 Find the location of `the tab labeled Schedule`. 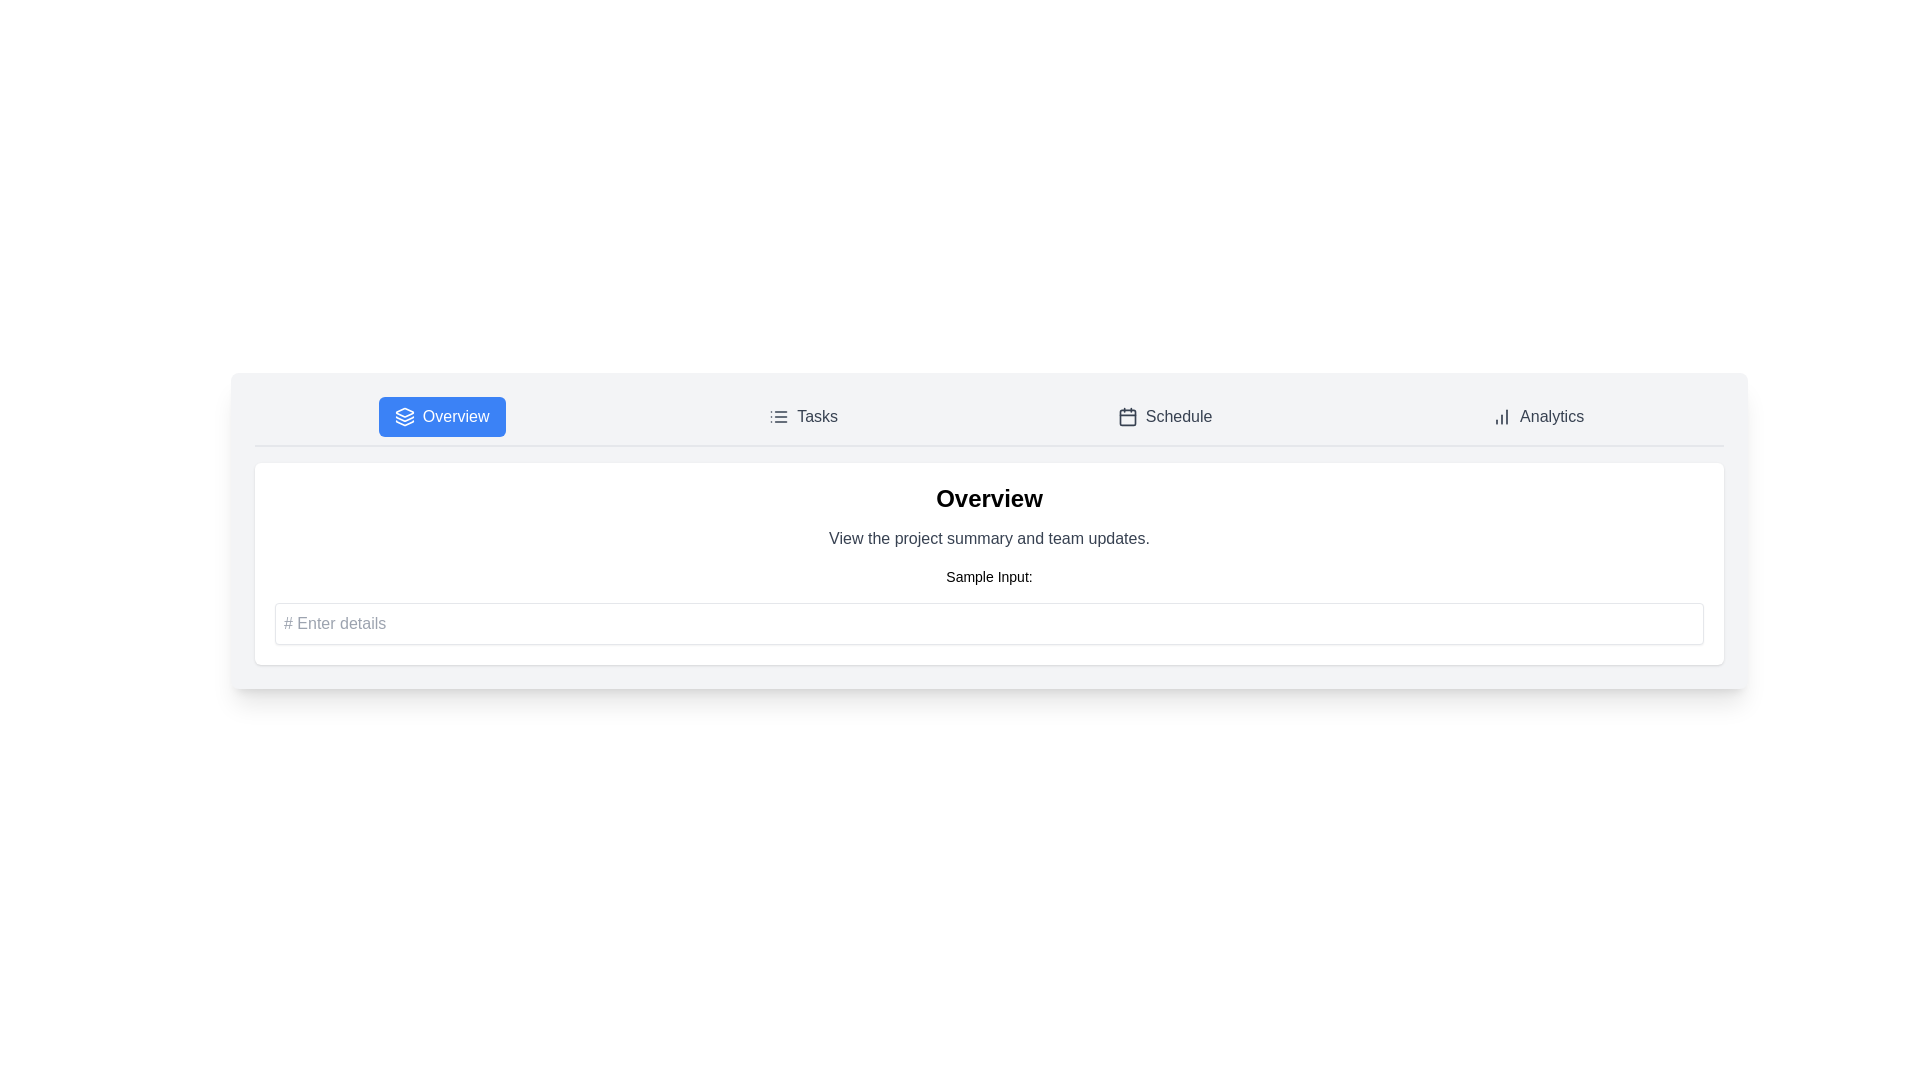

the tab labeled Schedule is located at coordinates (1165, 415).